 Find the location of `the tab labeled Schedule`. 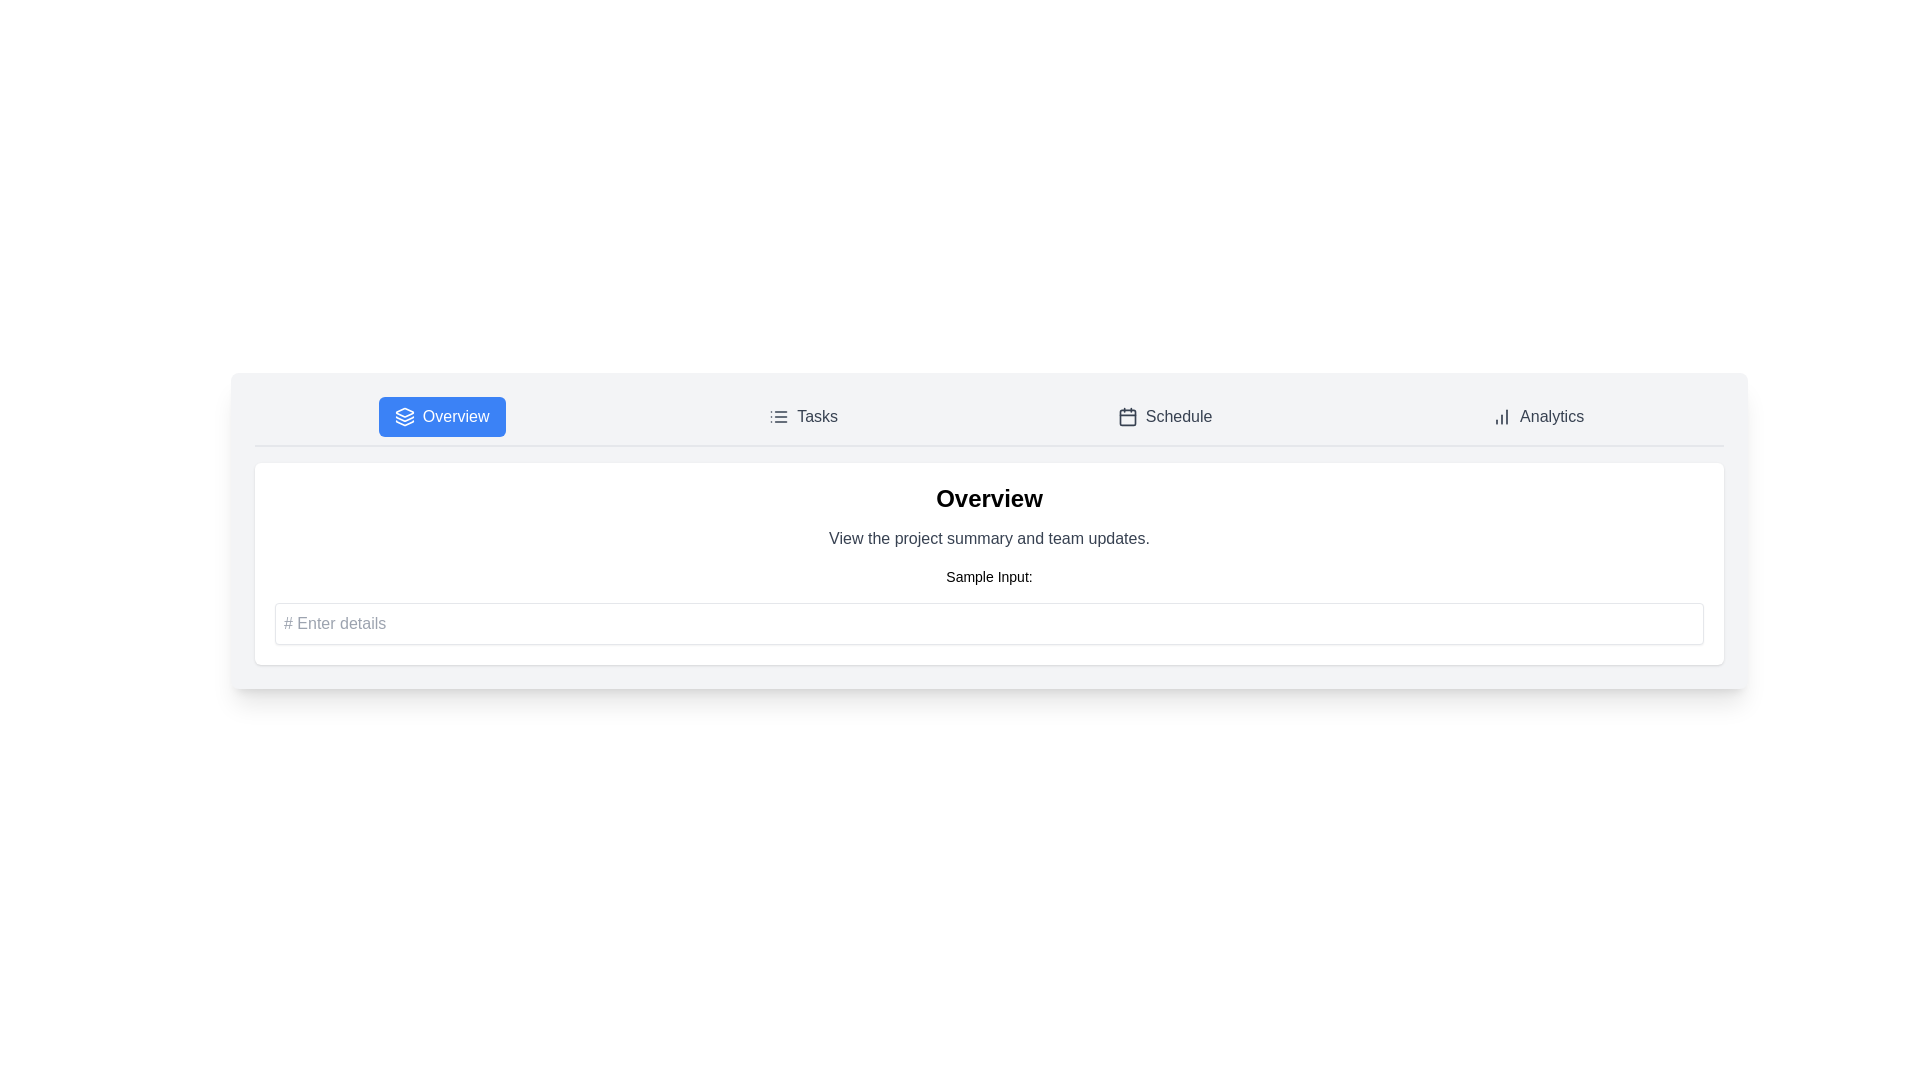

the tab labeled Schedule is located at coordinates (1165, 415).